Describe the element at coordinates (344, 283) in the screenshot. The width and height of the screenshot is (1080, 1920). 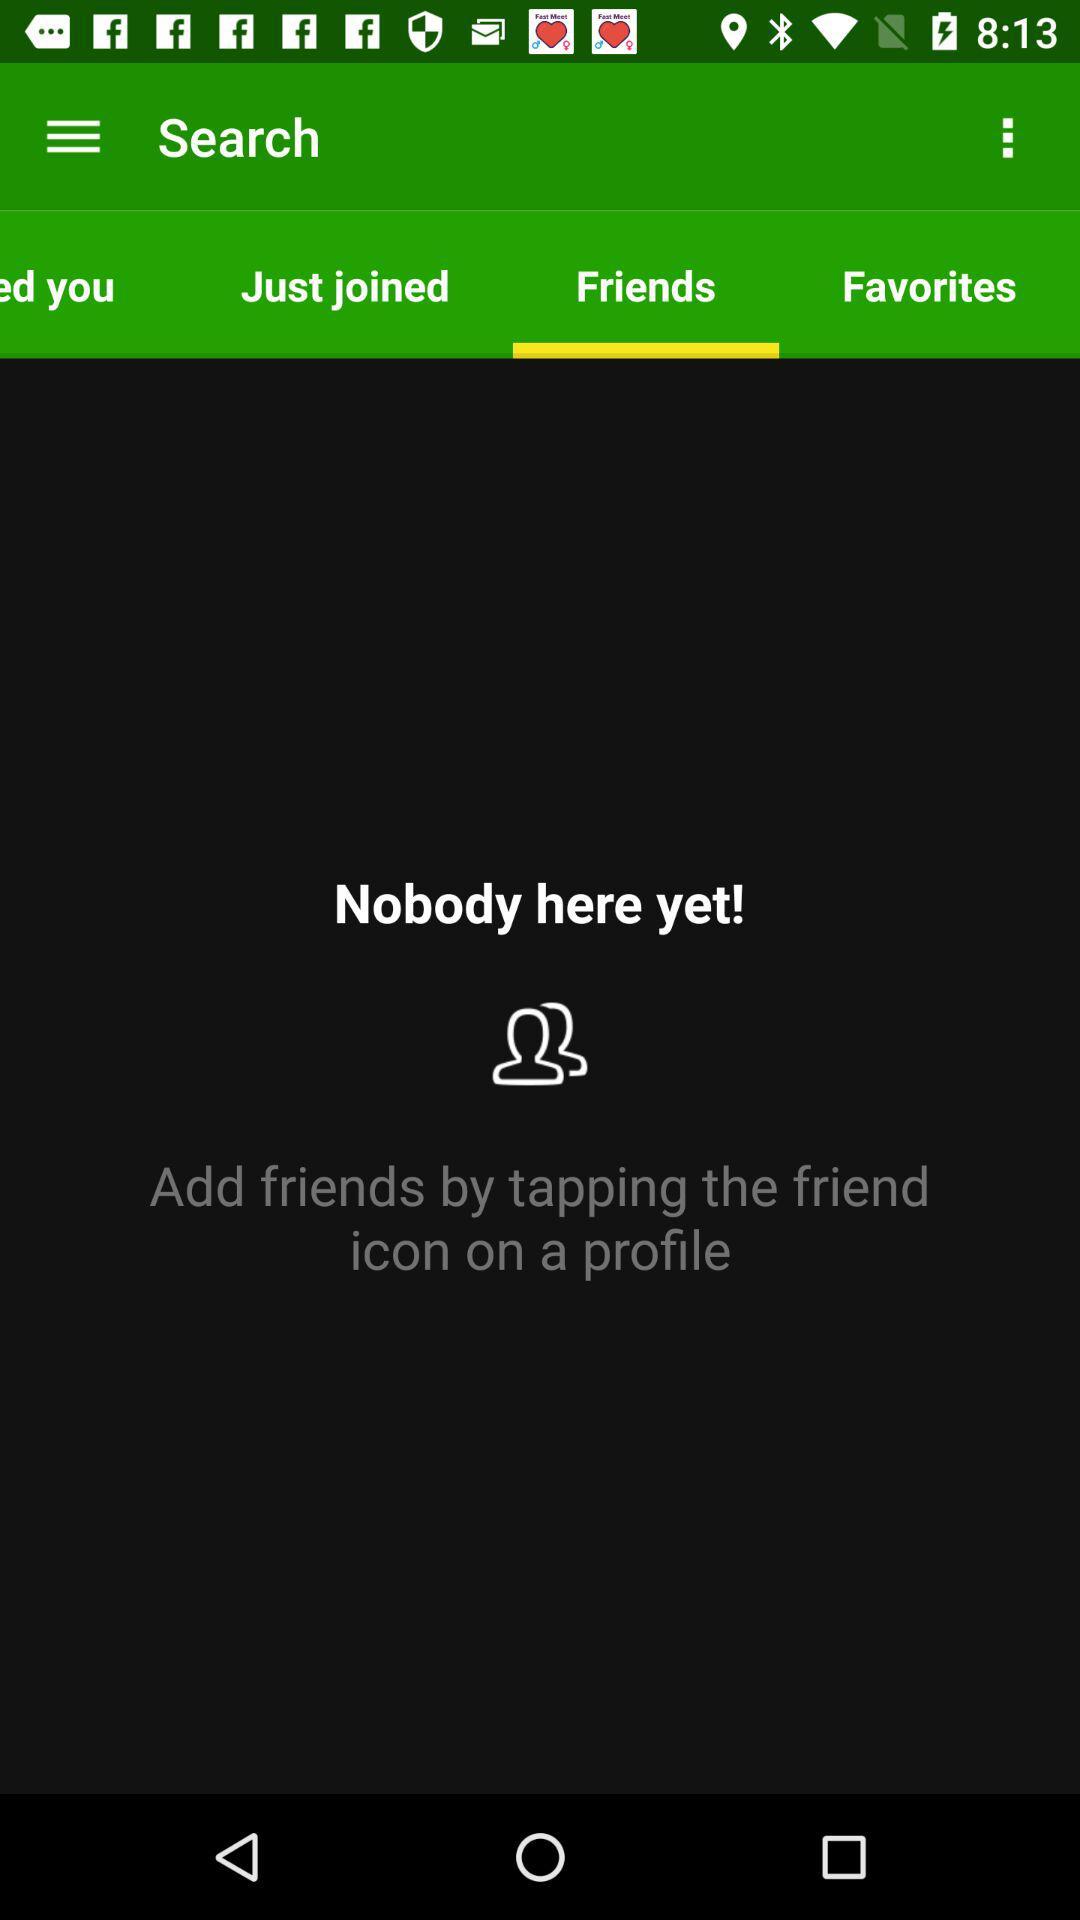
I see `item next to the liked you icon` at that location.